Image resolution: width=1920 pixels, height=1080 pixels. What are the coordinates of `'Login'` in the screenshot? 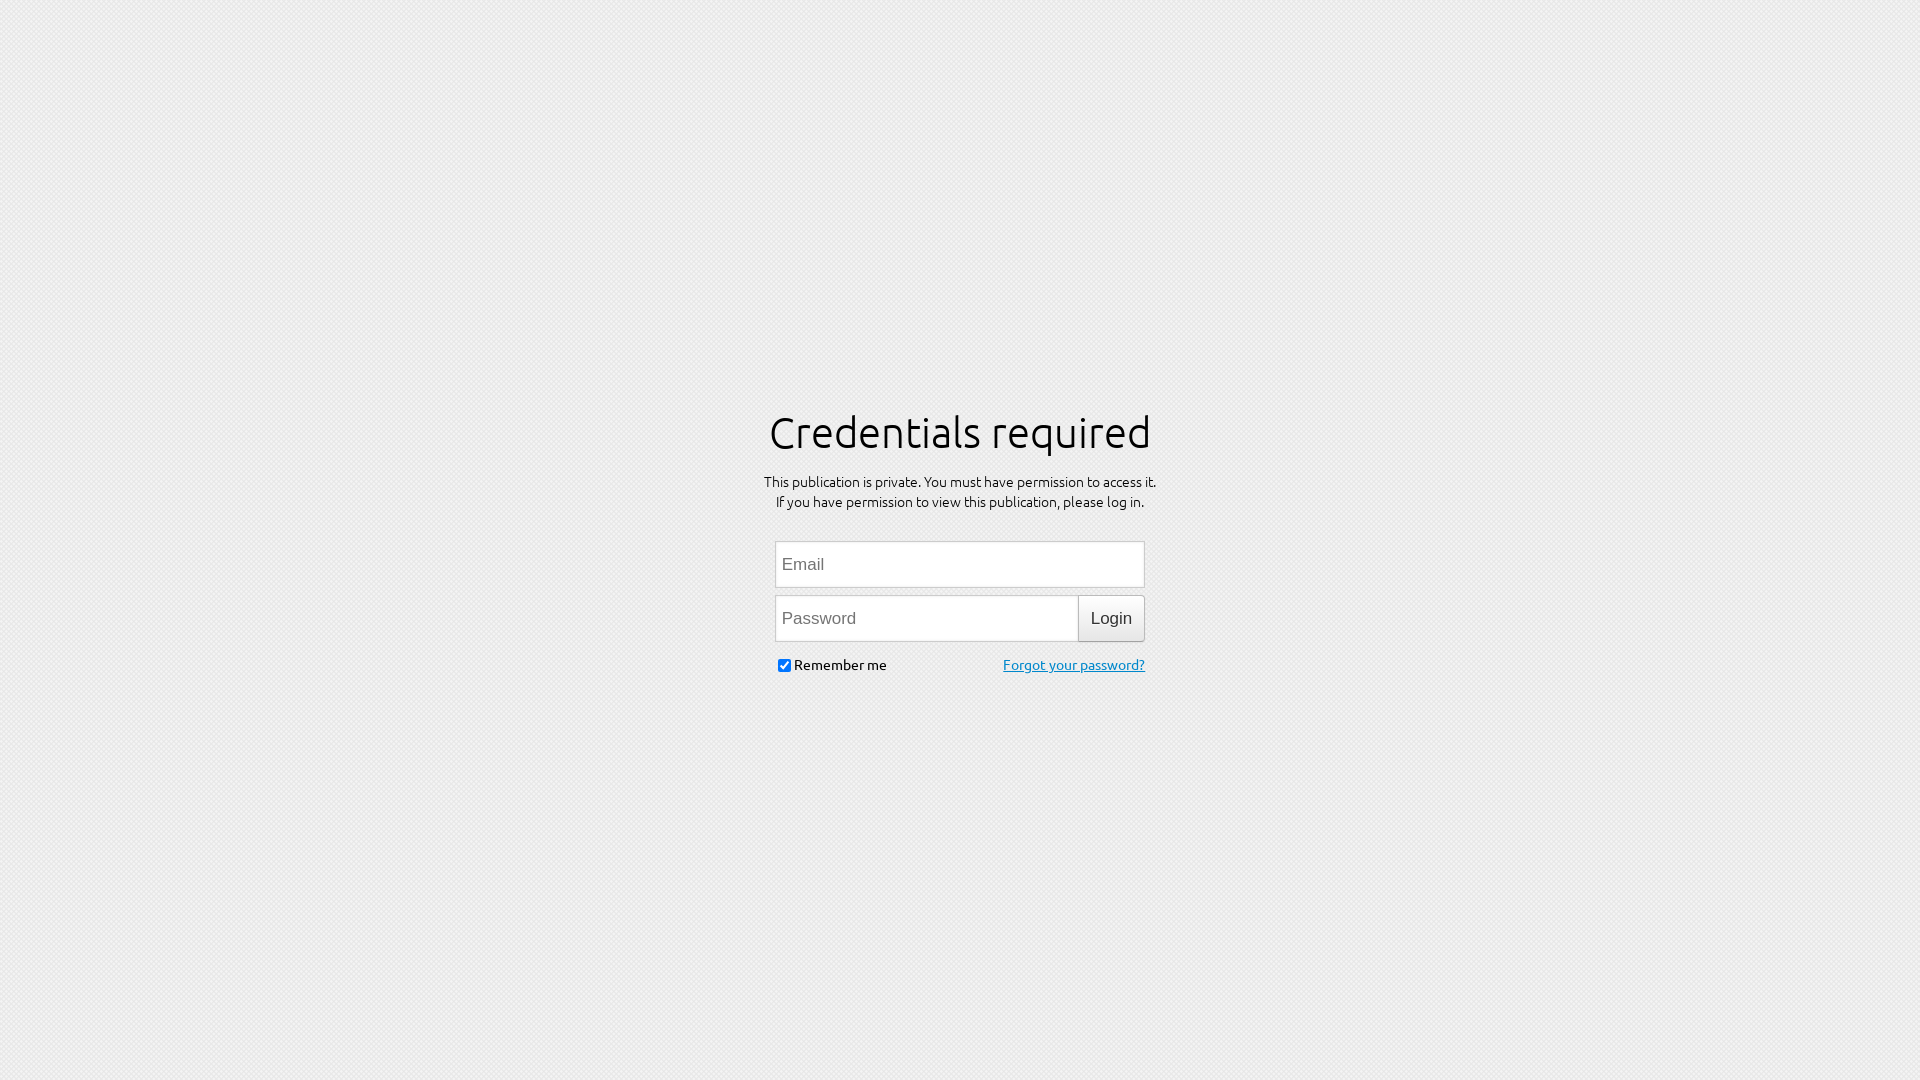 It's located at (1111, 617).